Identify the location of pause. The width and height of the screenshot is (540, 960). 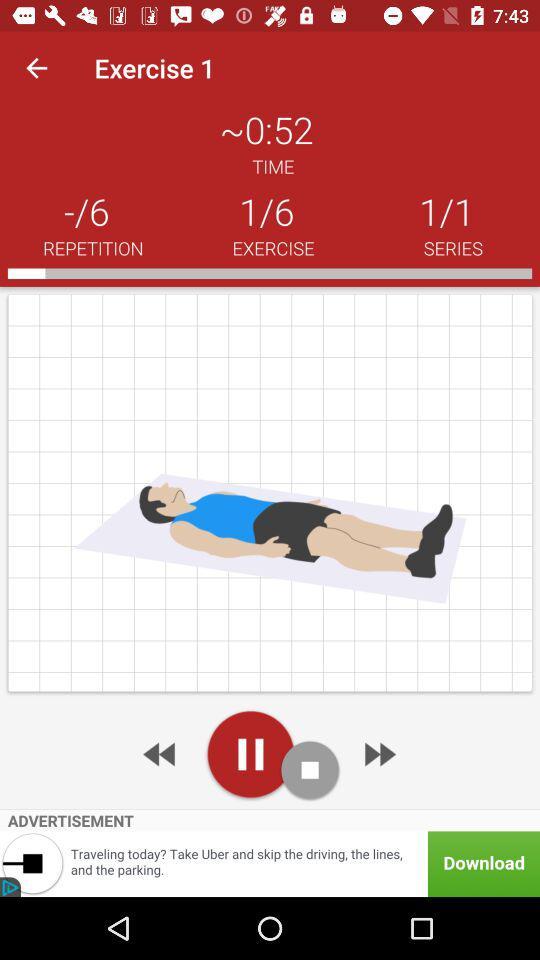
(250, 753).